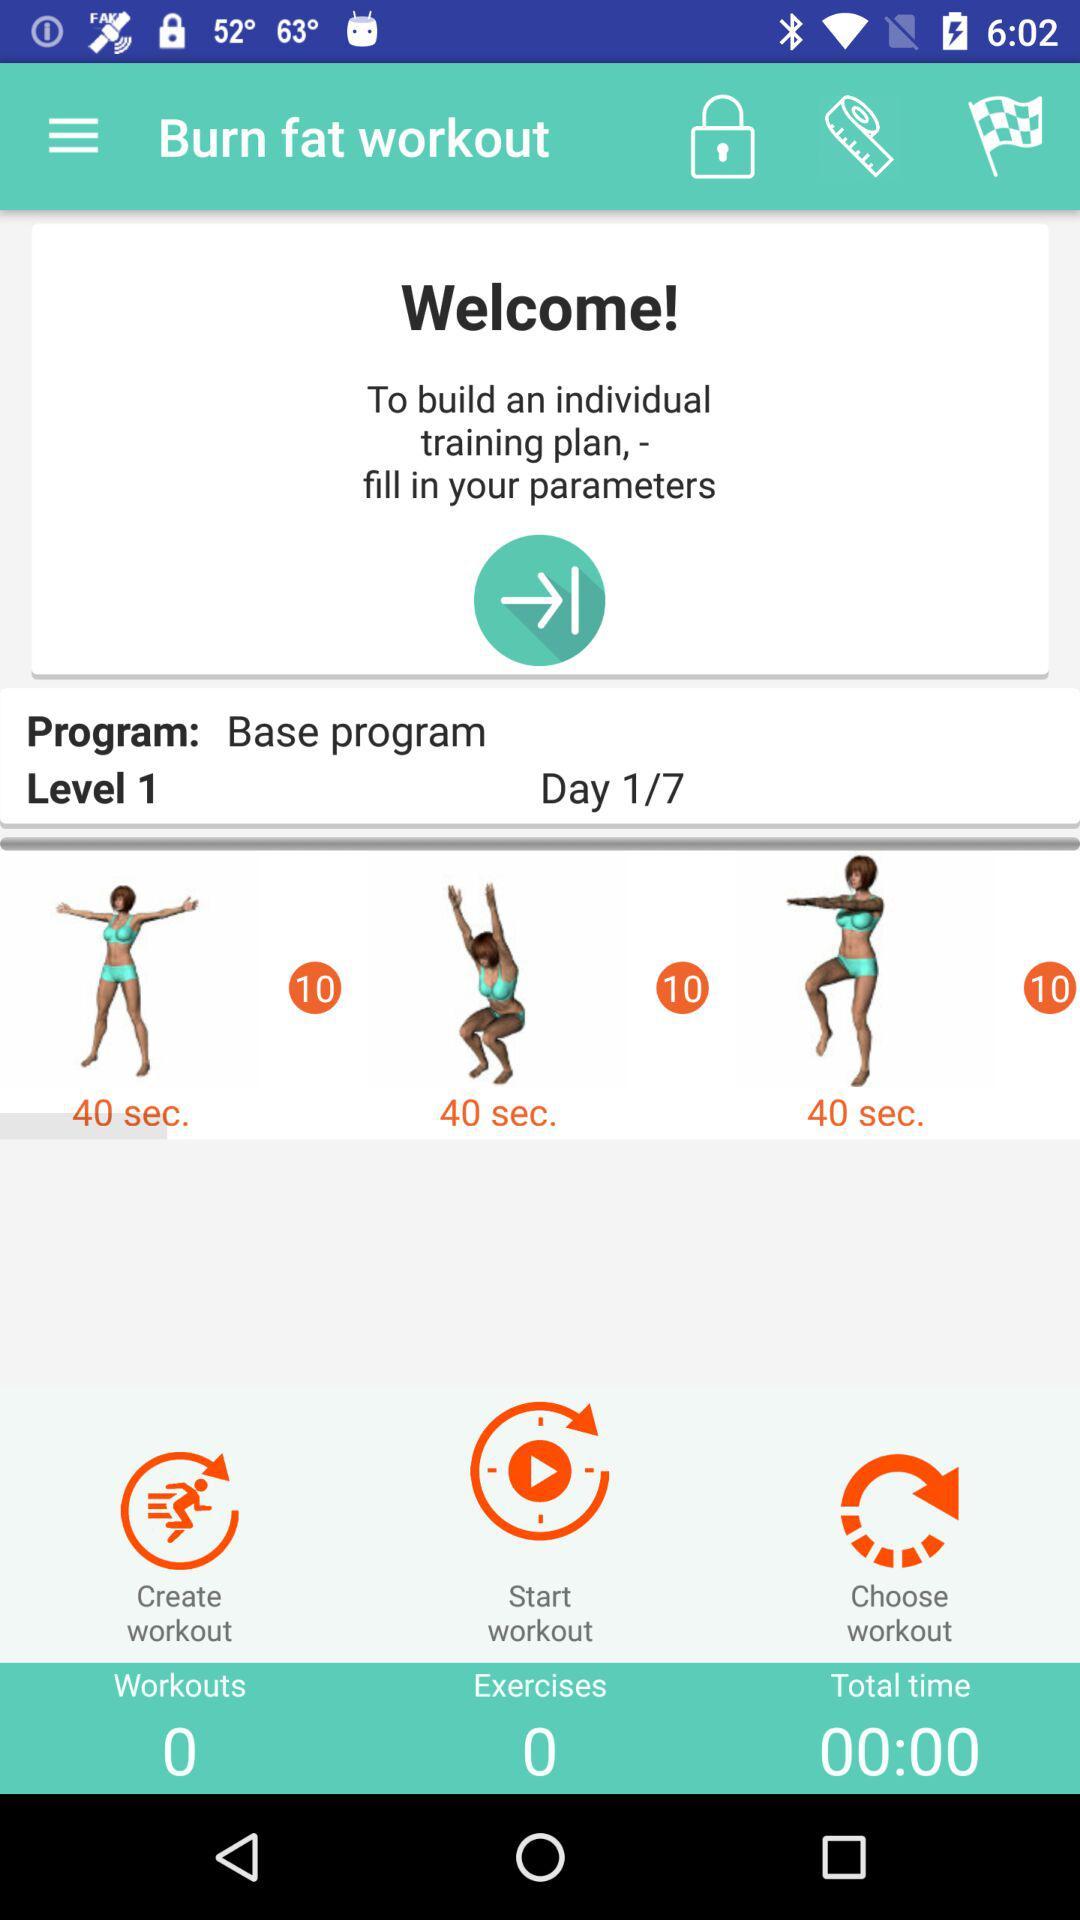  Describe the element at coordinates (538, 599) in the screenshot. I see `the icon above base program icon` at that location.